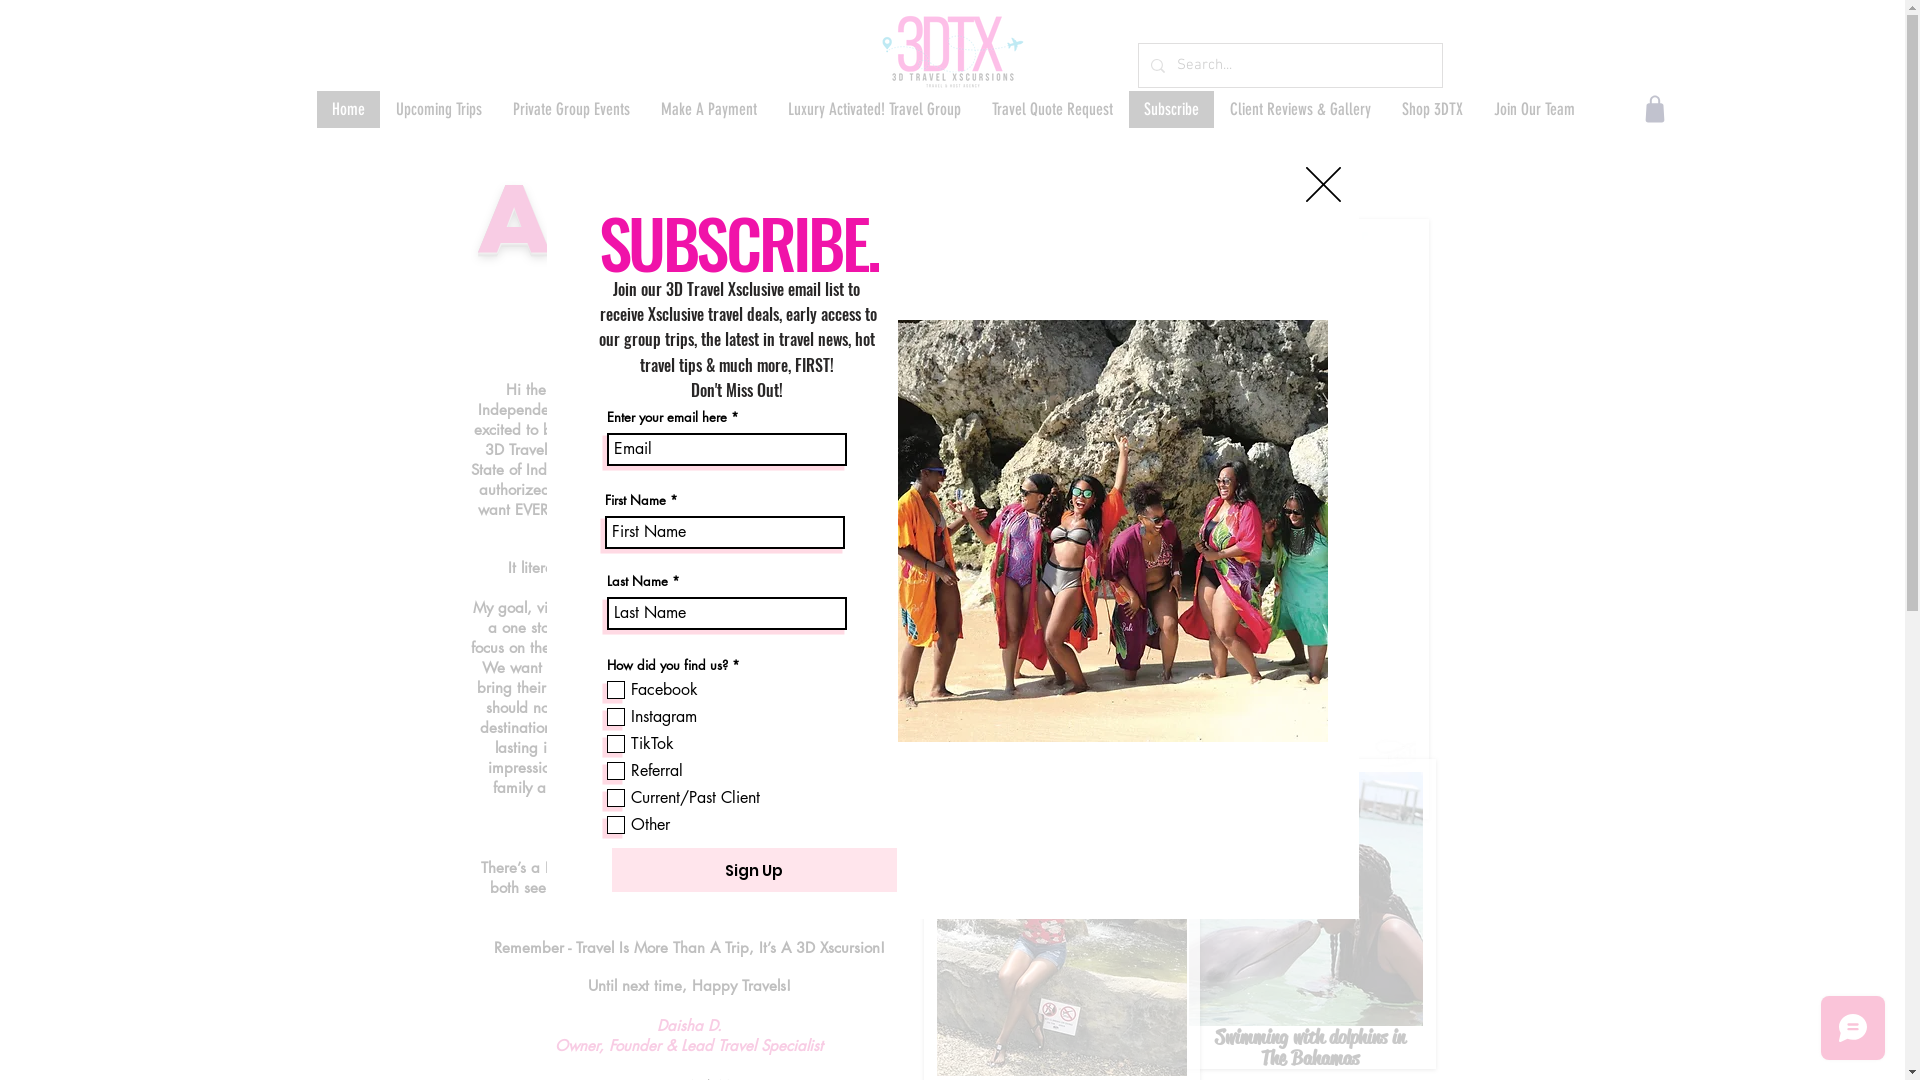 The width and height of the screenshot is (1920, 1080). I want to click on 'Make A Payment', so click(707, 109).